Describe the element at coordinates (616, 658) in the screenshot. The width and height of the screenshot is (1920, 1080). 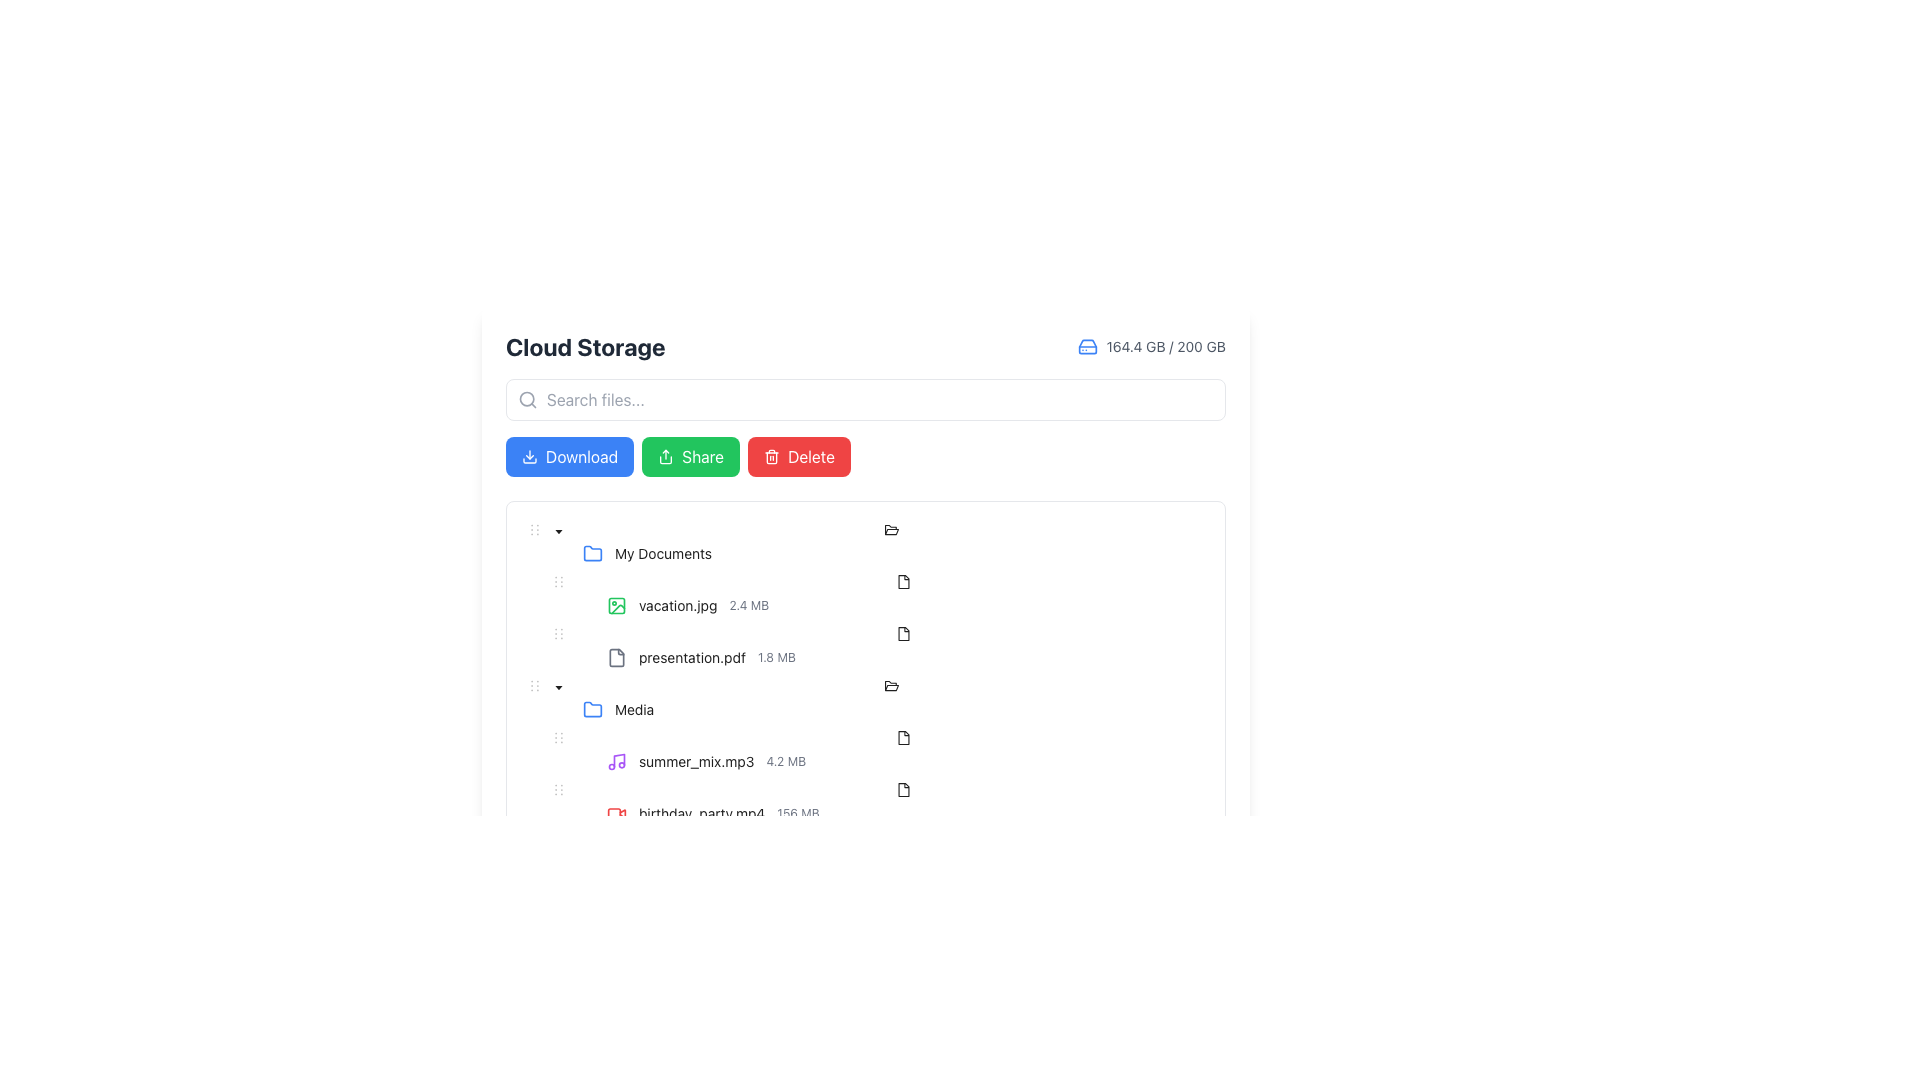
I see `the document icon, which is a gray outline of a rectangular sheet of paper with a dog-eared corner, located to the left of the text 'presentation.pdf'` at that location.